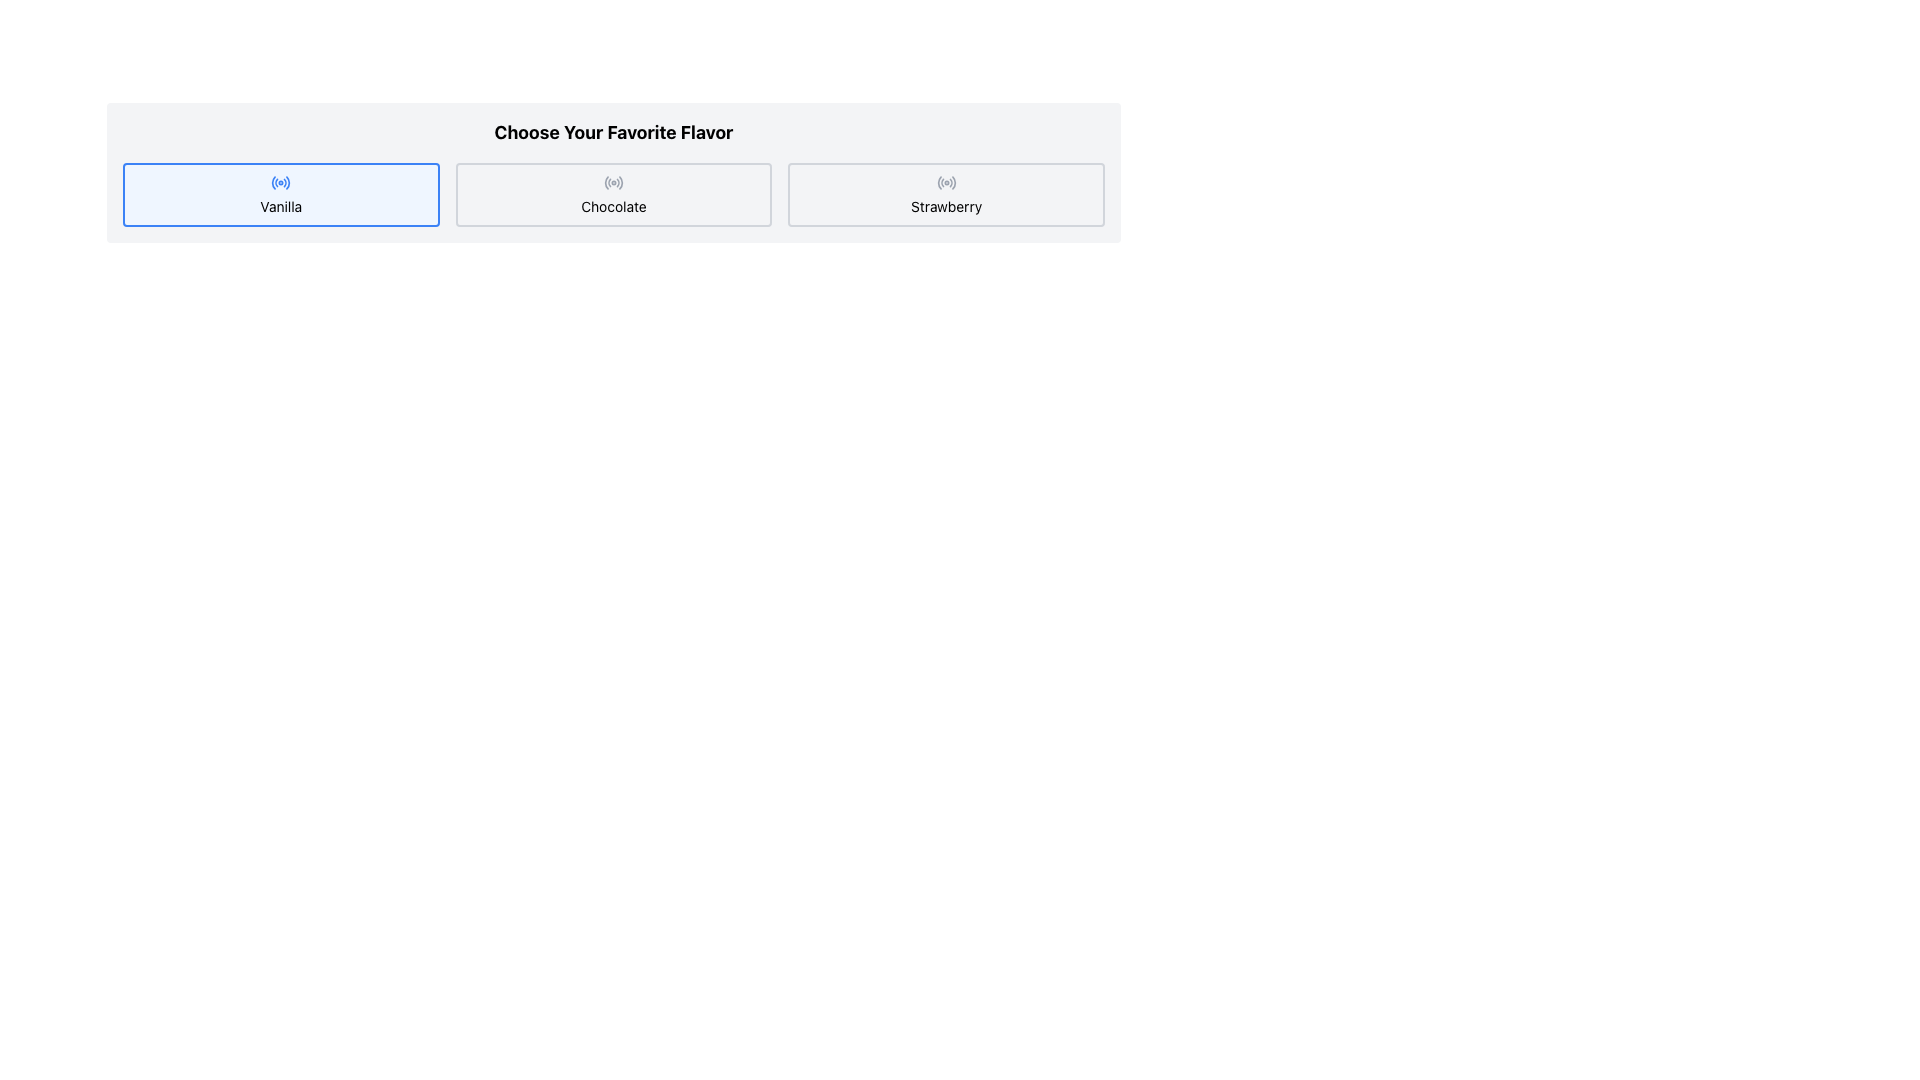 Image resolution: width=1920 pixels, height=1080 pixels. I want to click on the 'Strawberry' selectable button, so click(945, 195).